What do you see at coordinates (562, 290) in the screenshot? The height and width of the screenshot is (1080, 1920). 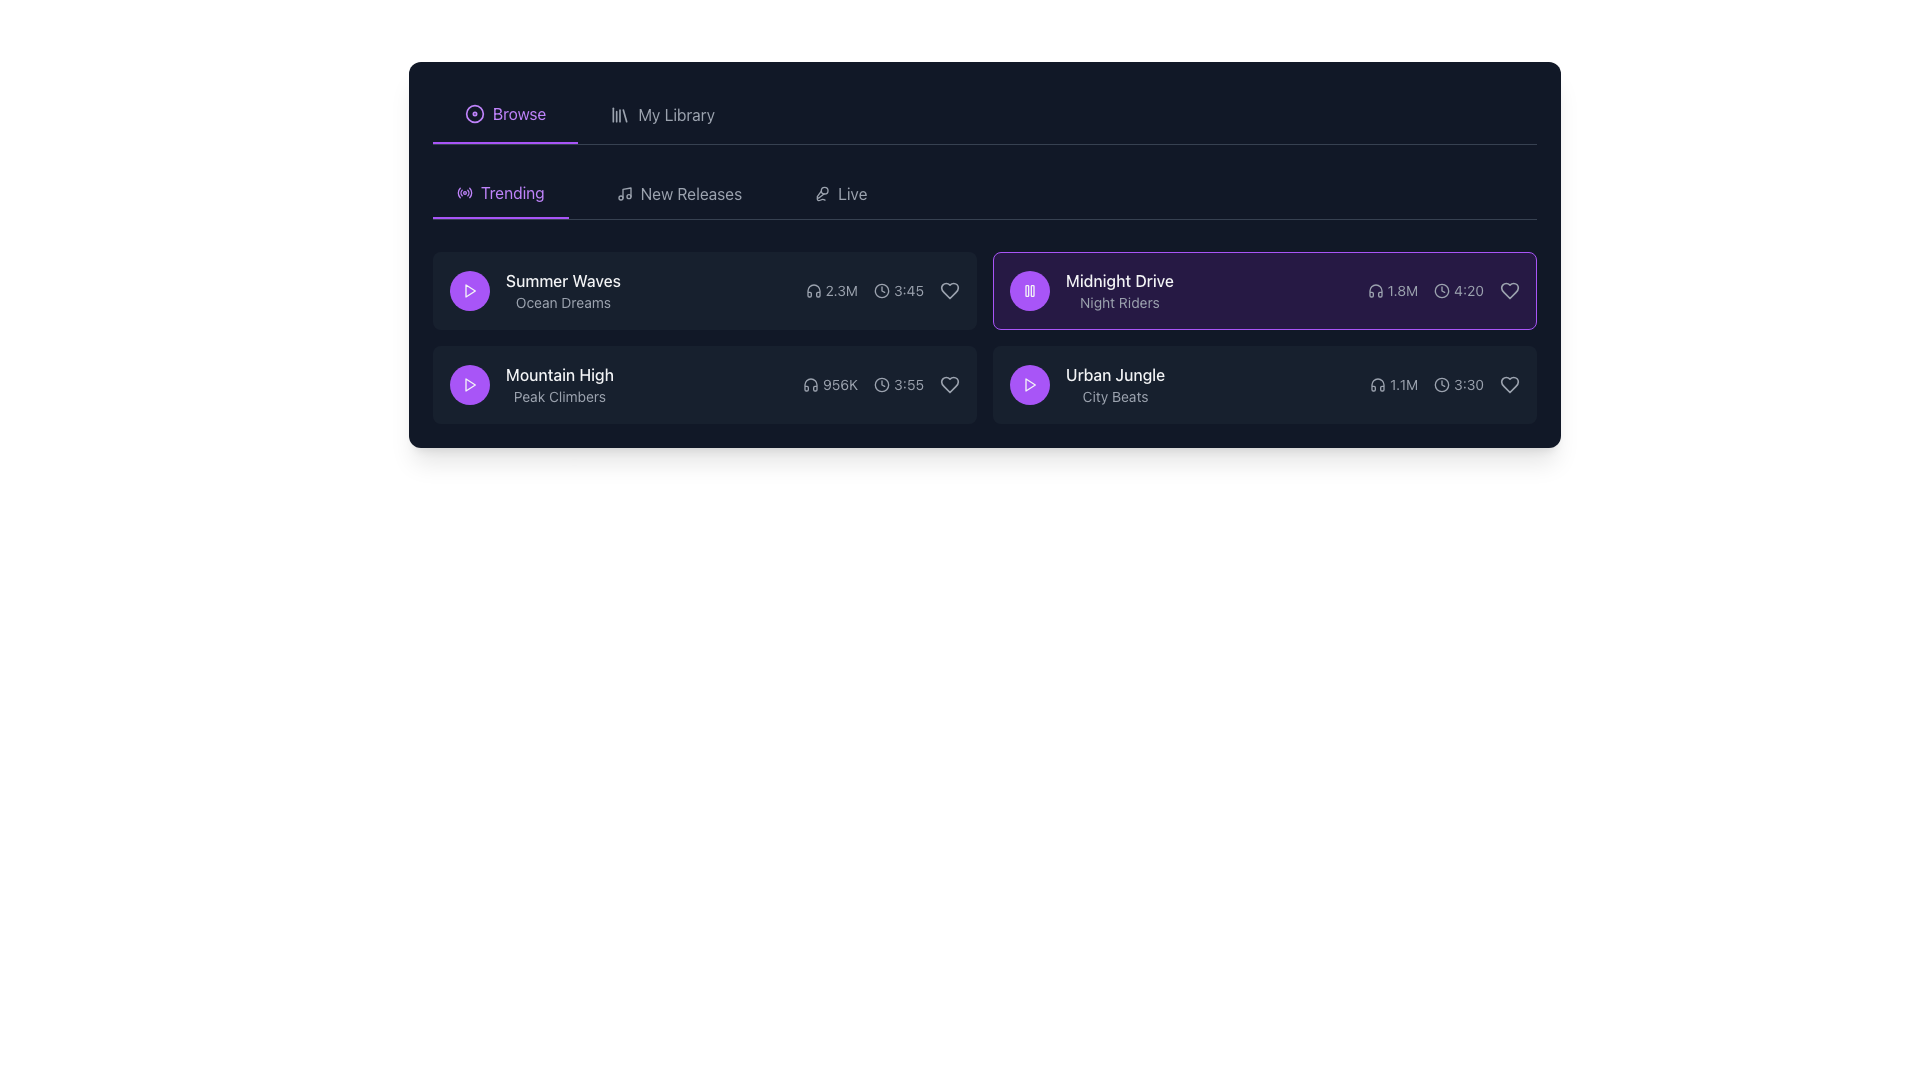 I see `the Text Display element containing the title 'Summer Waves' and subtitle 'Ocean Dreams', which is positioned to the right of a circular play icon button in the trending list` at bounding box center [562, 290].